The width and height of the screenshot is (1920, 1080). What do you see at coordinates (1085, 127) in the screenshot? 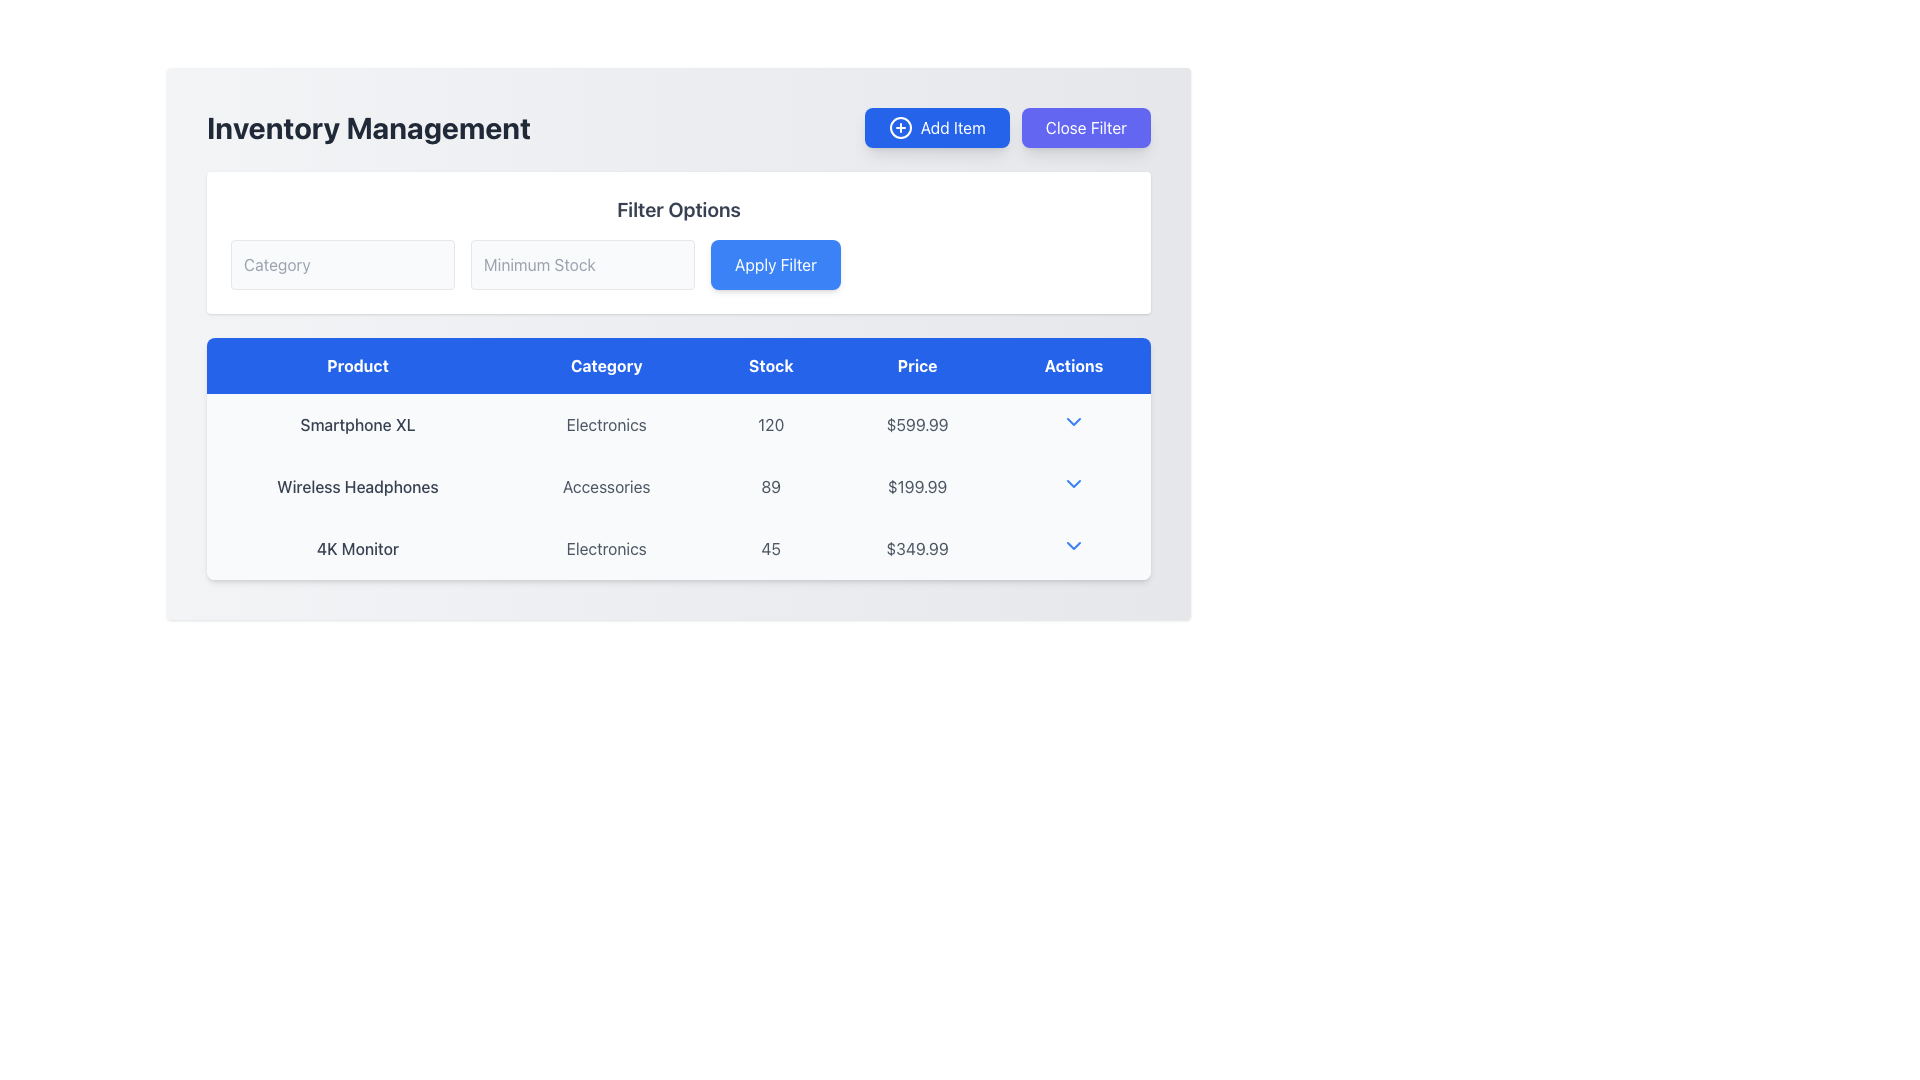
I see `the close button located in the top-right area of the interface, which is the second button in a horizontal group next to the 'Add Item' button, to observe the visual change indicating interactivity` at bounding box center [1085, 127].